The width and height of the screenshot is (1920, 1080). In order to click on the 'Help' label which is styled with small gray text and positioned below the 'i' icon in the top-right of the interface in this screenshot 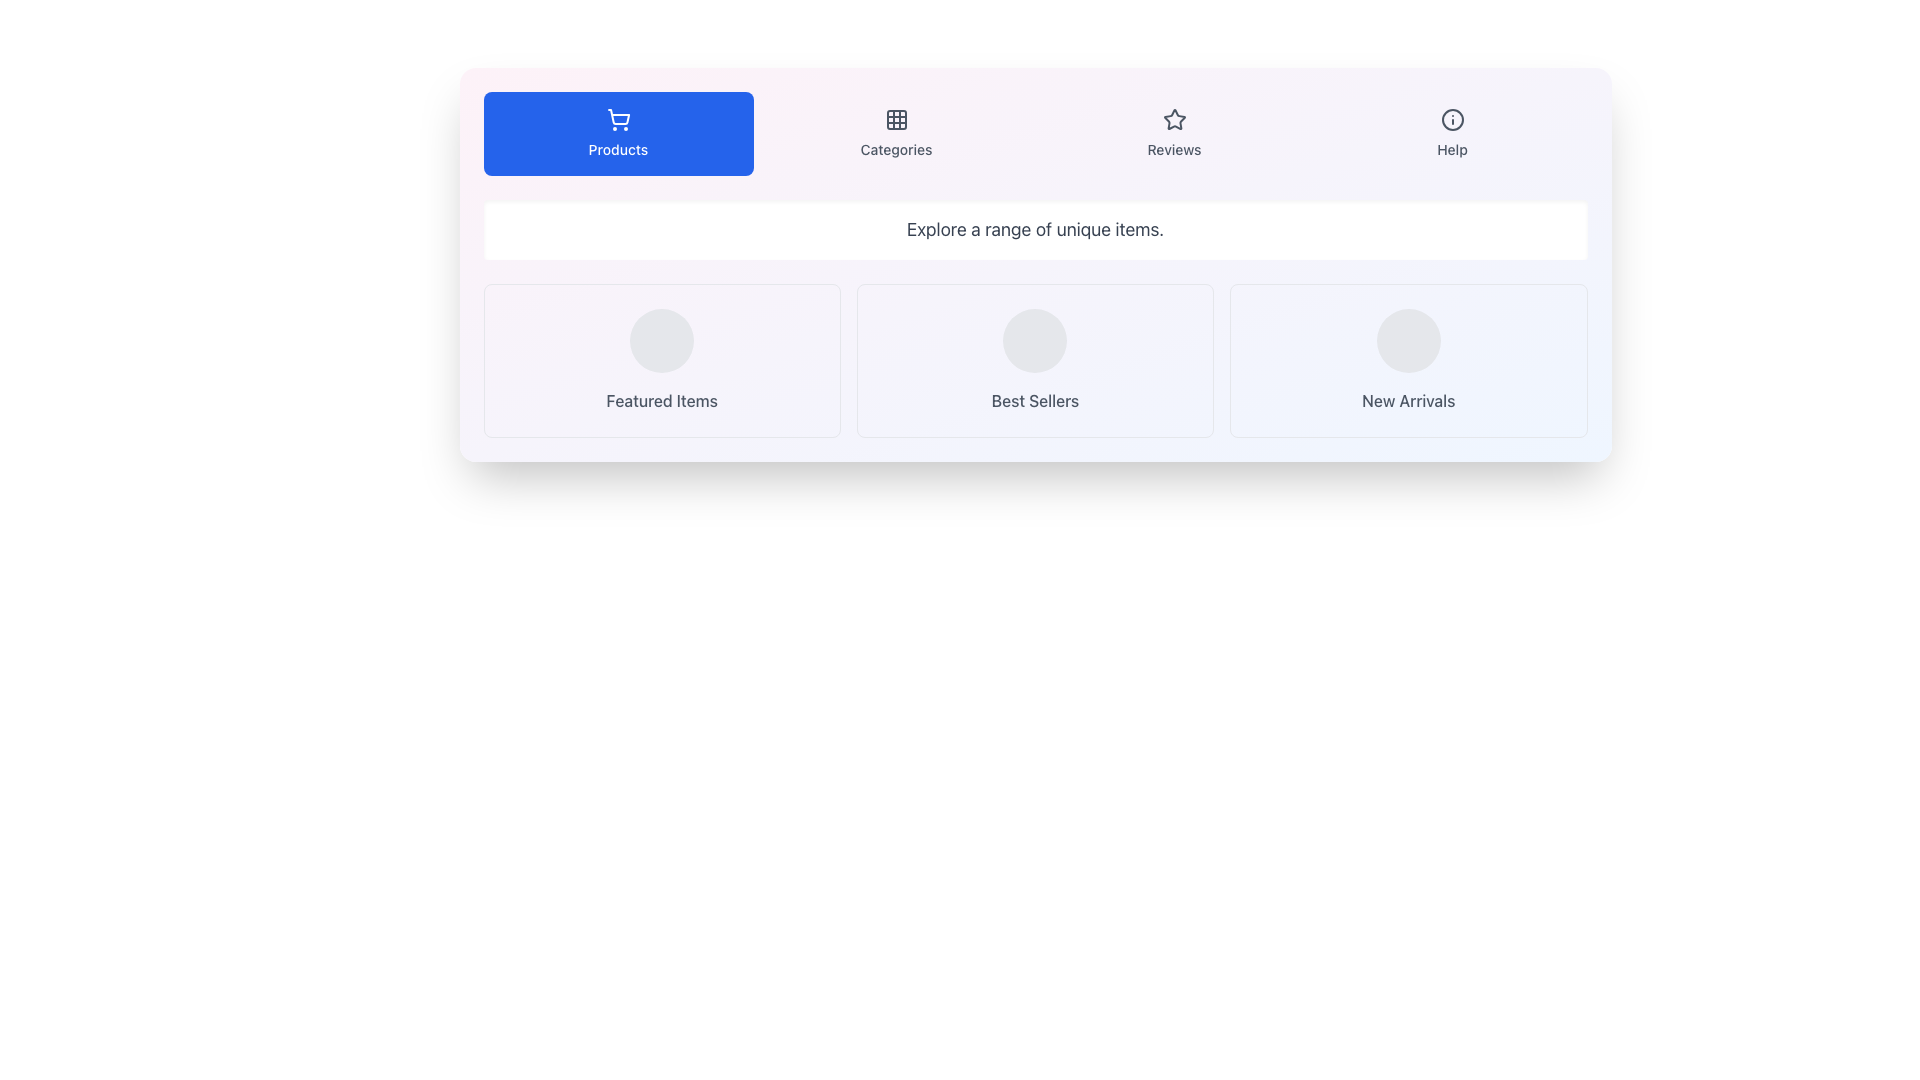, I will do `click(1452, 149)`.